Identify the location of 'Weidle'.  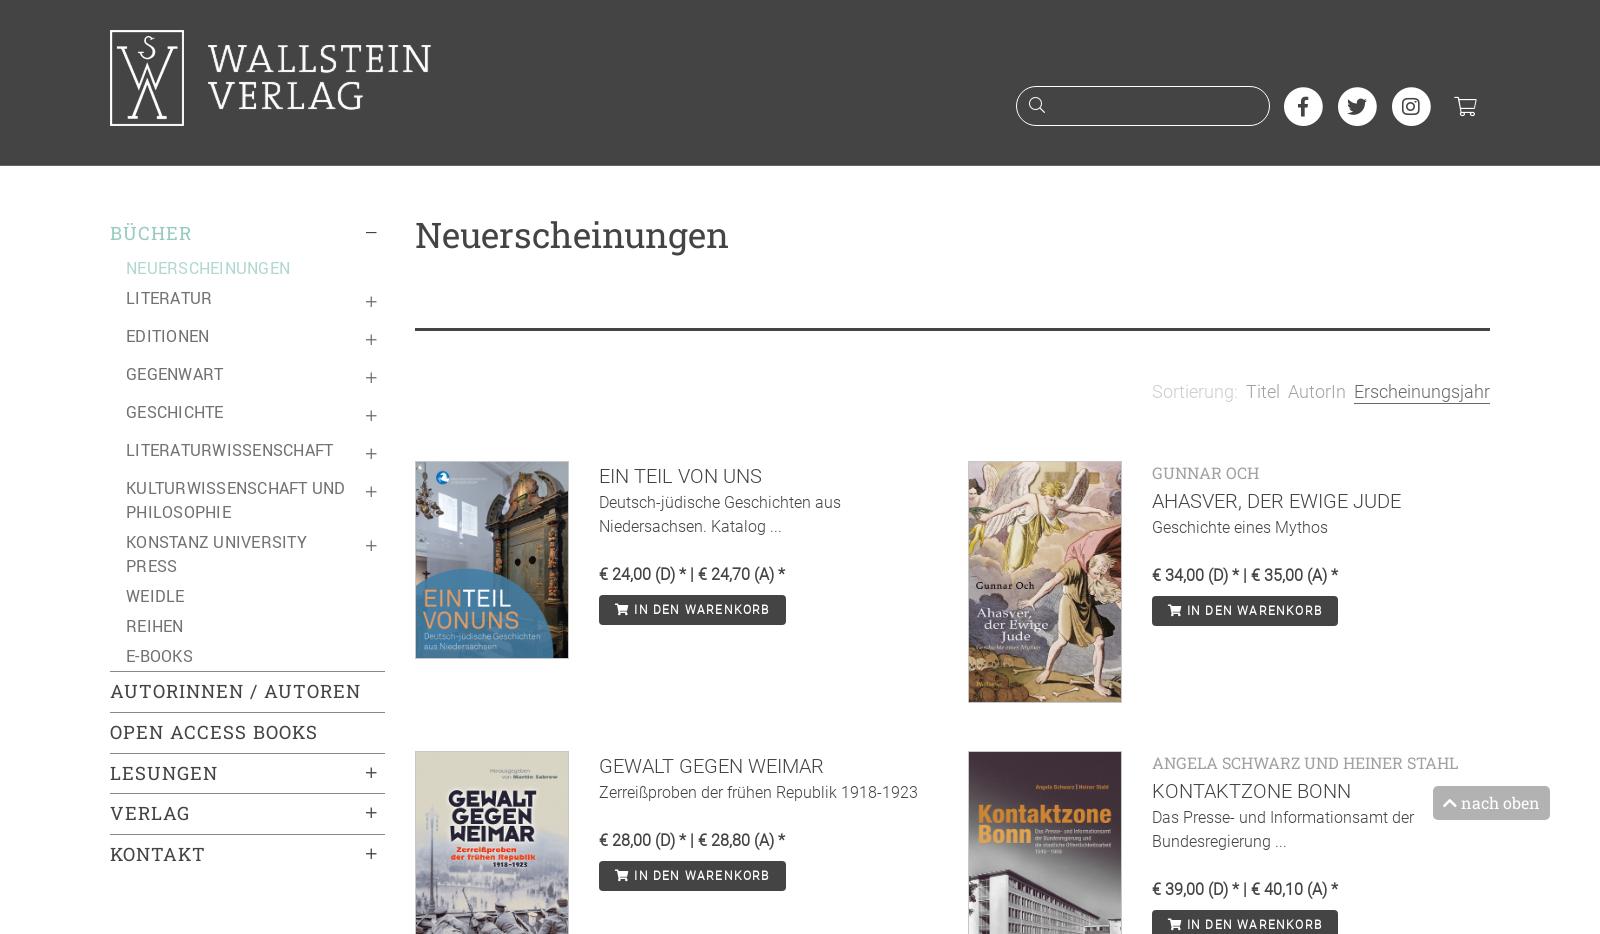
(154, 594).